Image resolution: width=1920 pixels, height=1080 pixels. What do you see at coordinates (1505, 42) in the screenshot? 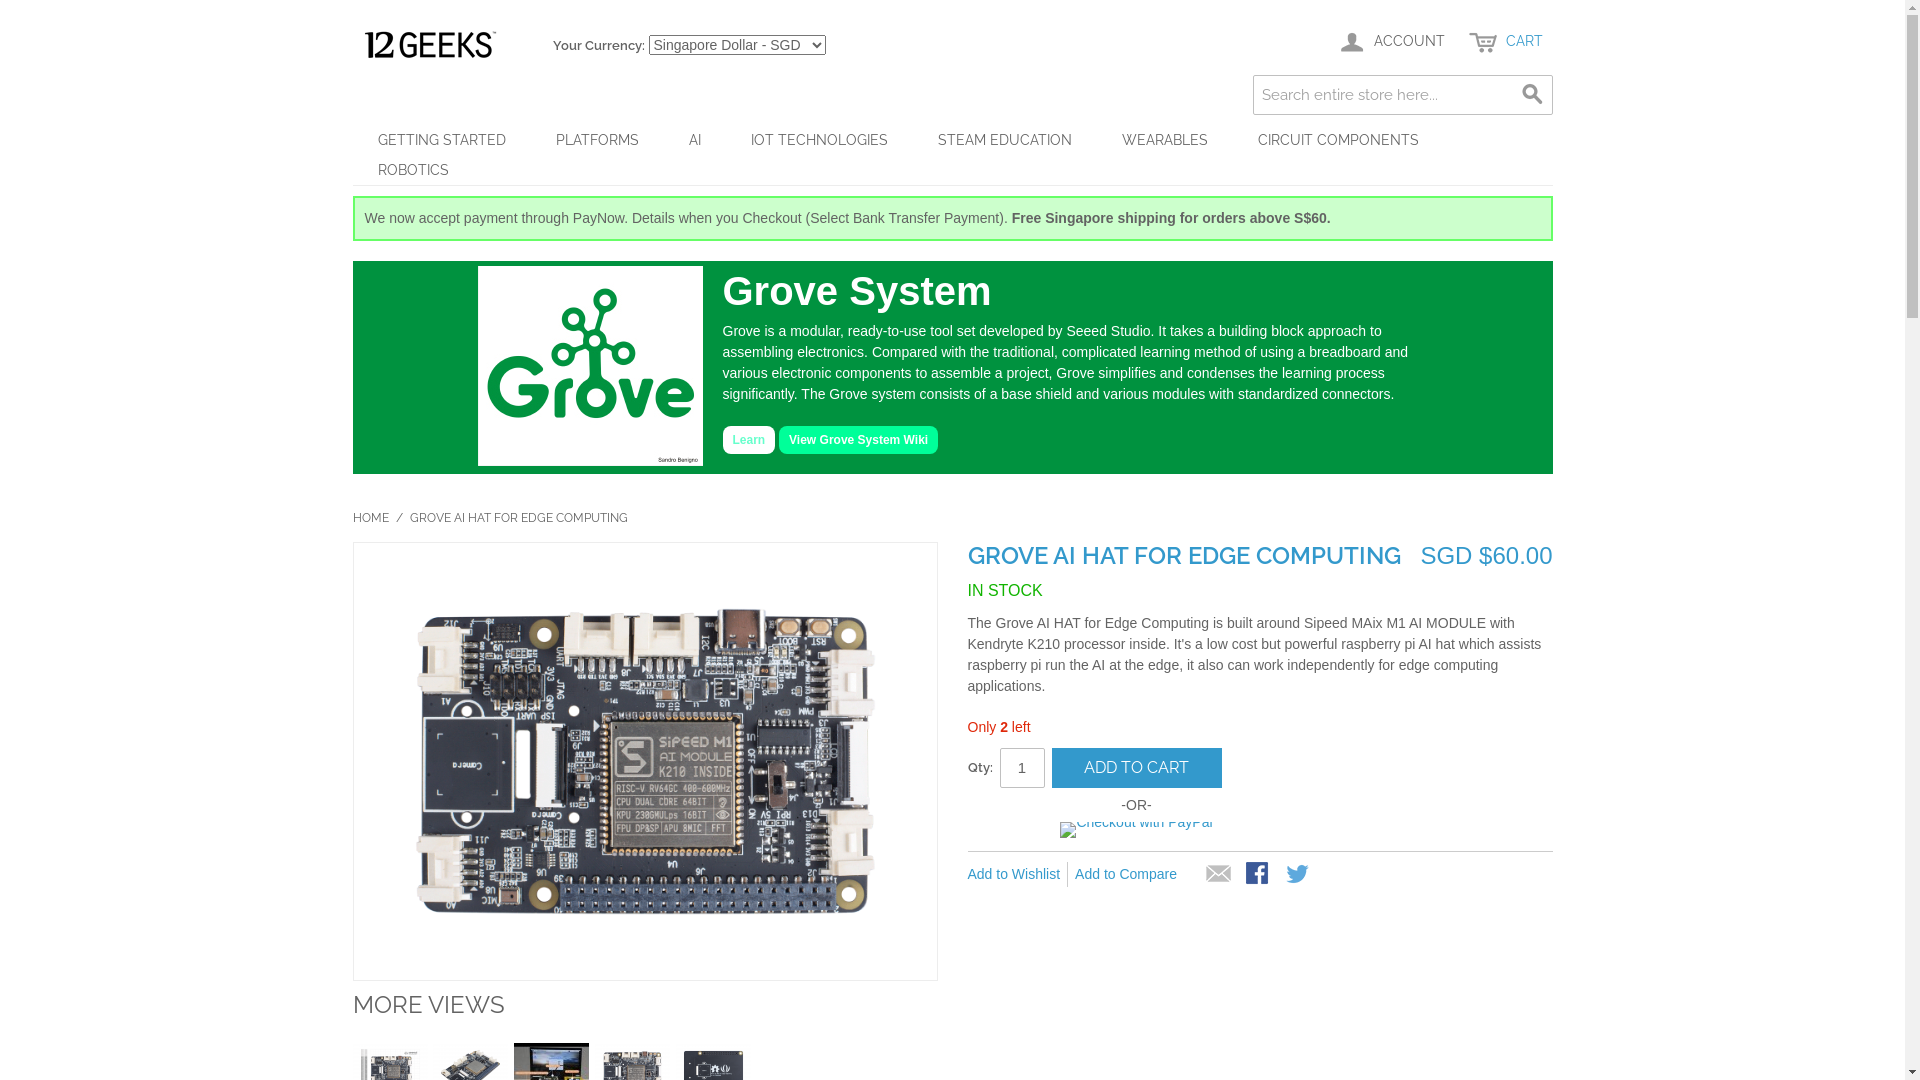
I see `'CART'` at bounding box center [1505, 42].